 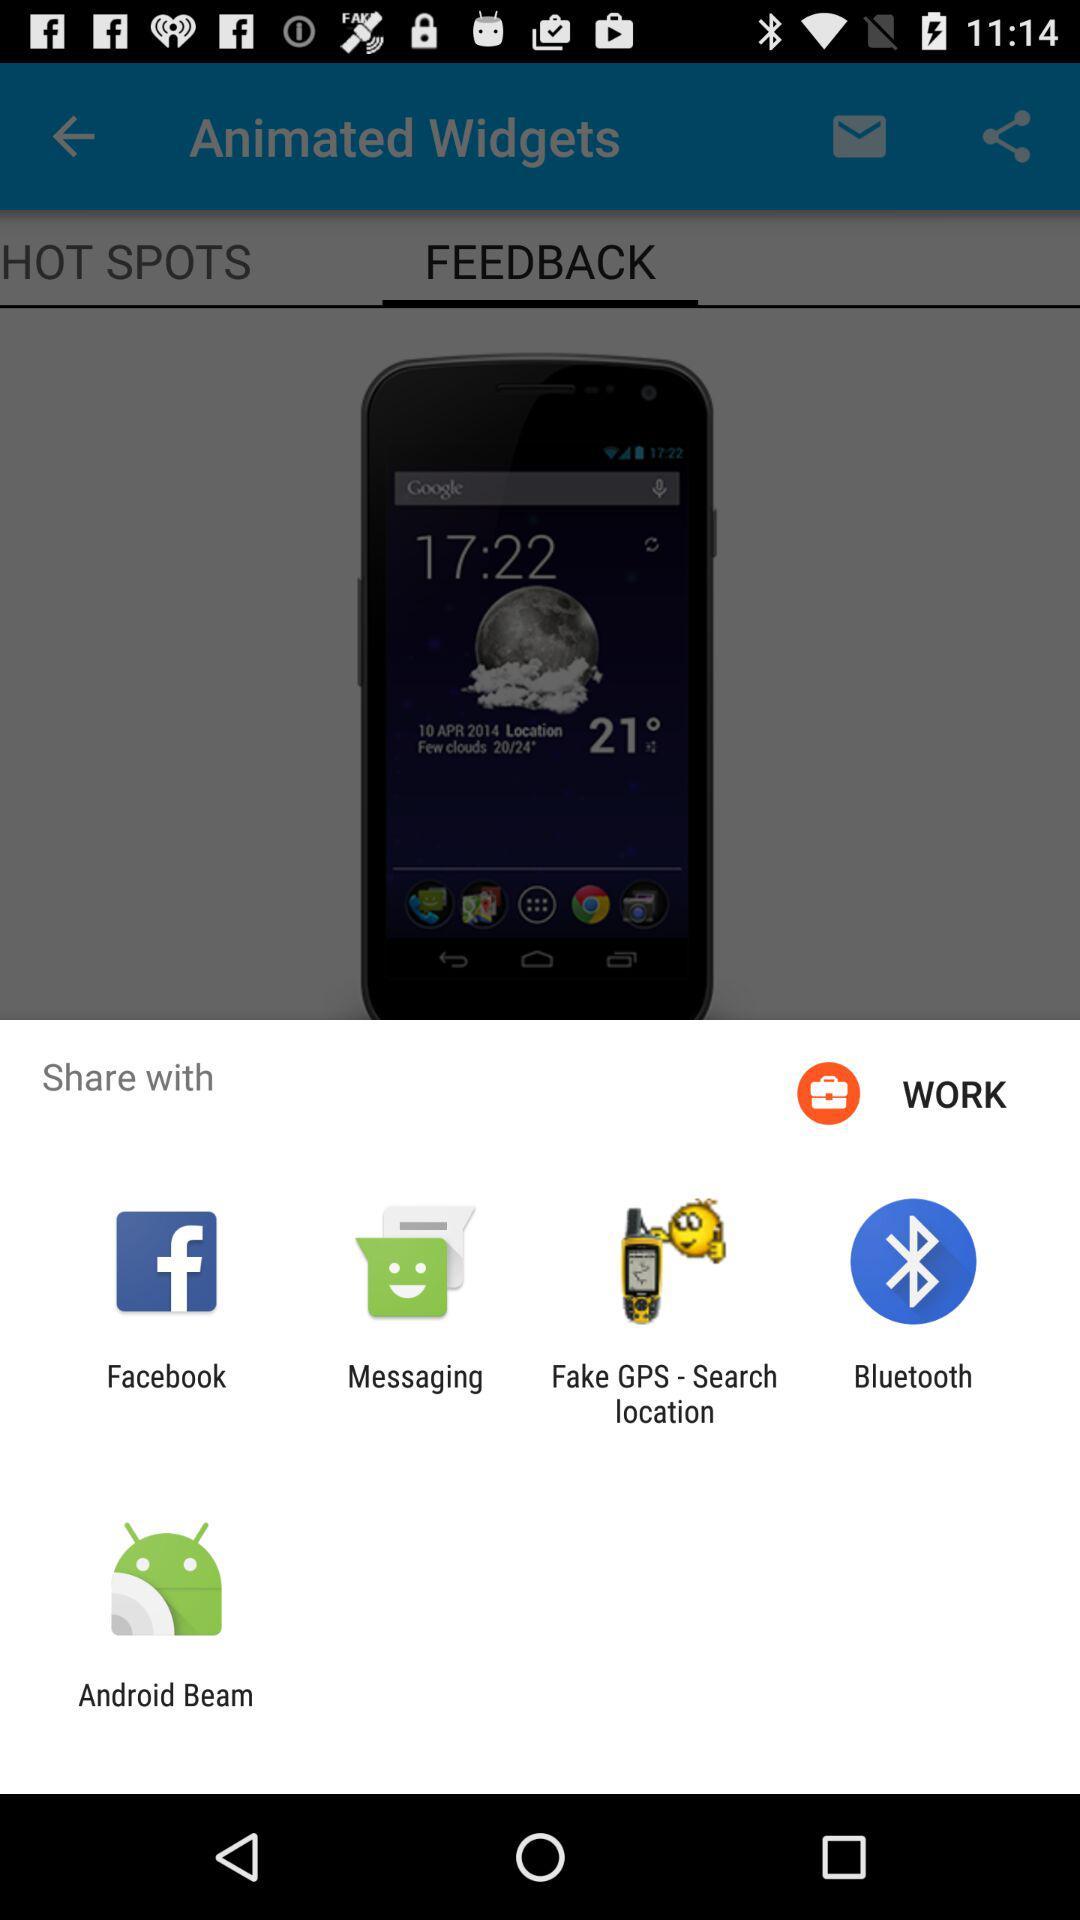 I want to click on the fake gps search, so click(x=664, y=1392).